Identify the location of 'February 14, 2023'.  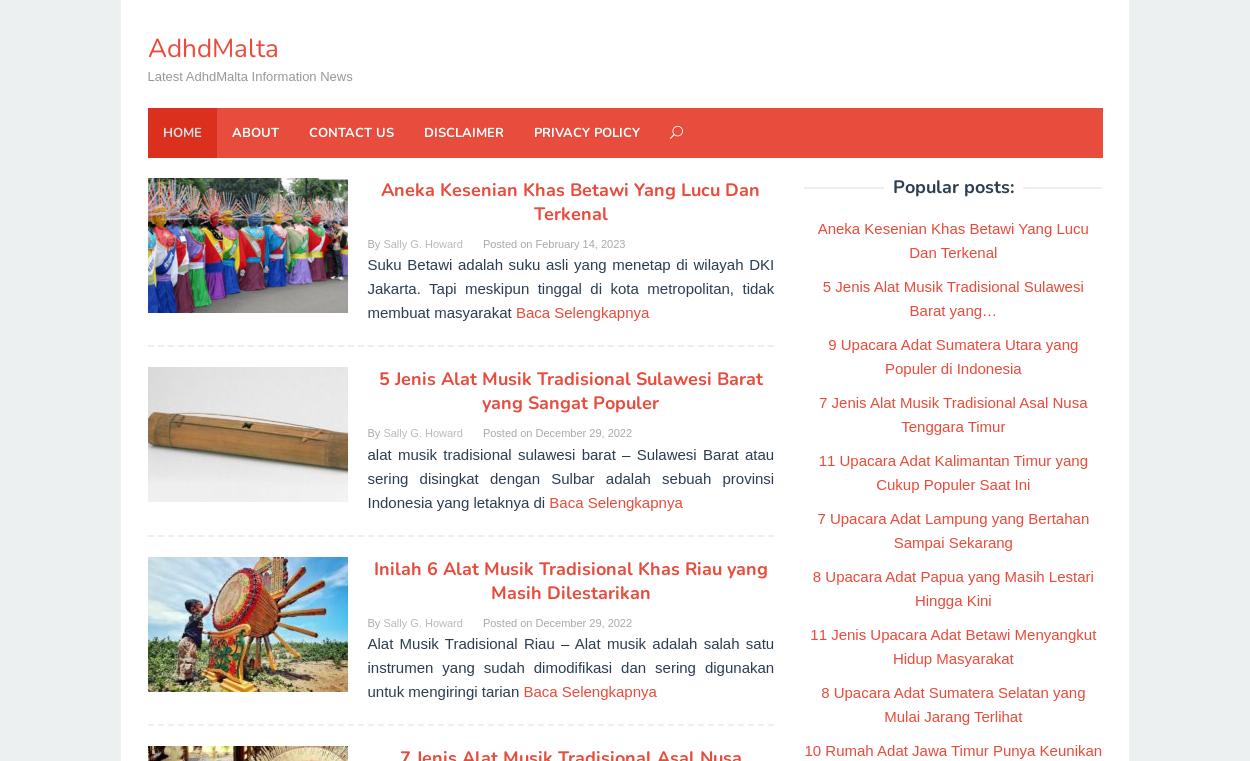
(579, 242).